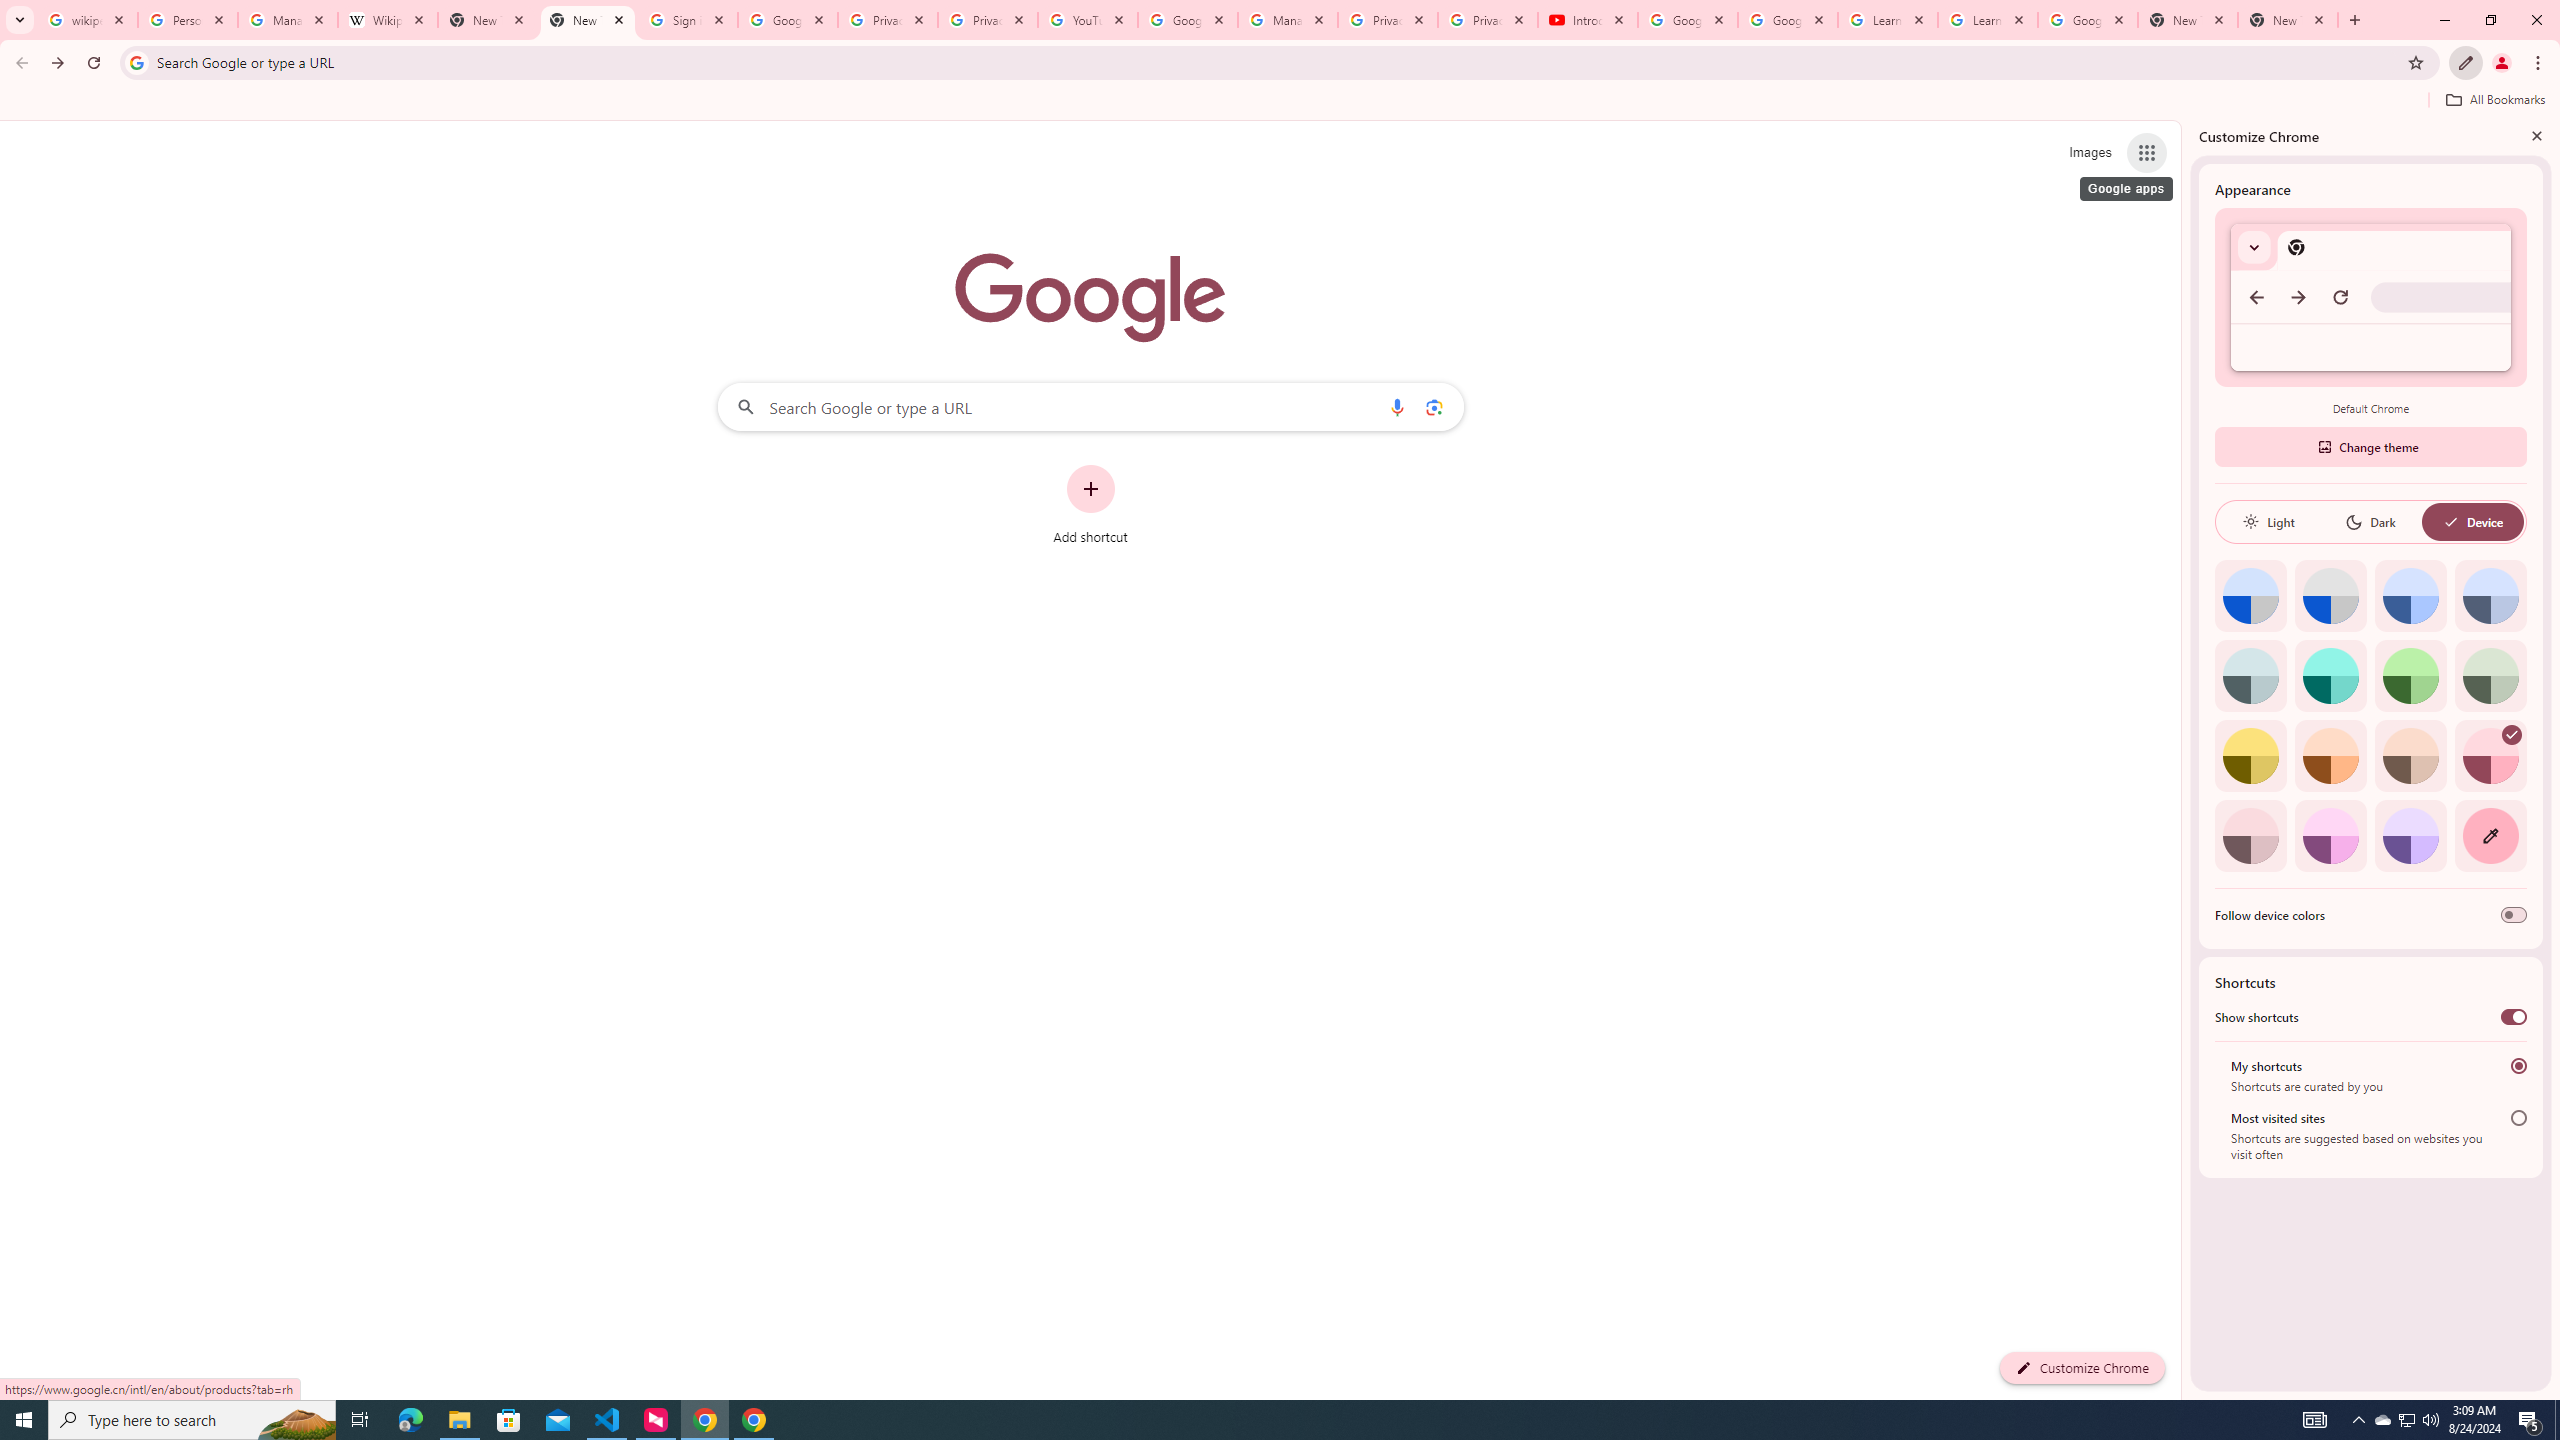 Image resolution: width=2560 pixels, height=1440 pixels. Describe the element at coordinates (2410, 595) in the screenshot. I see `'Blue'` at that location.